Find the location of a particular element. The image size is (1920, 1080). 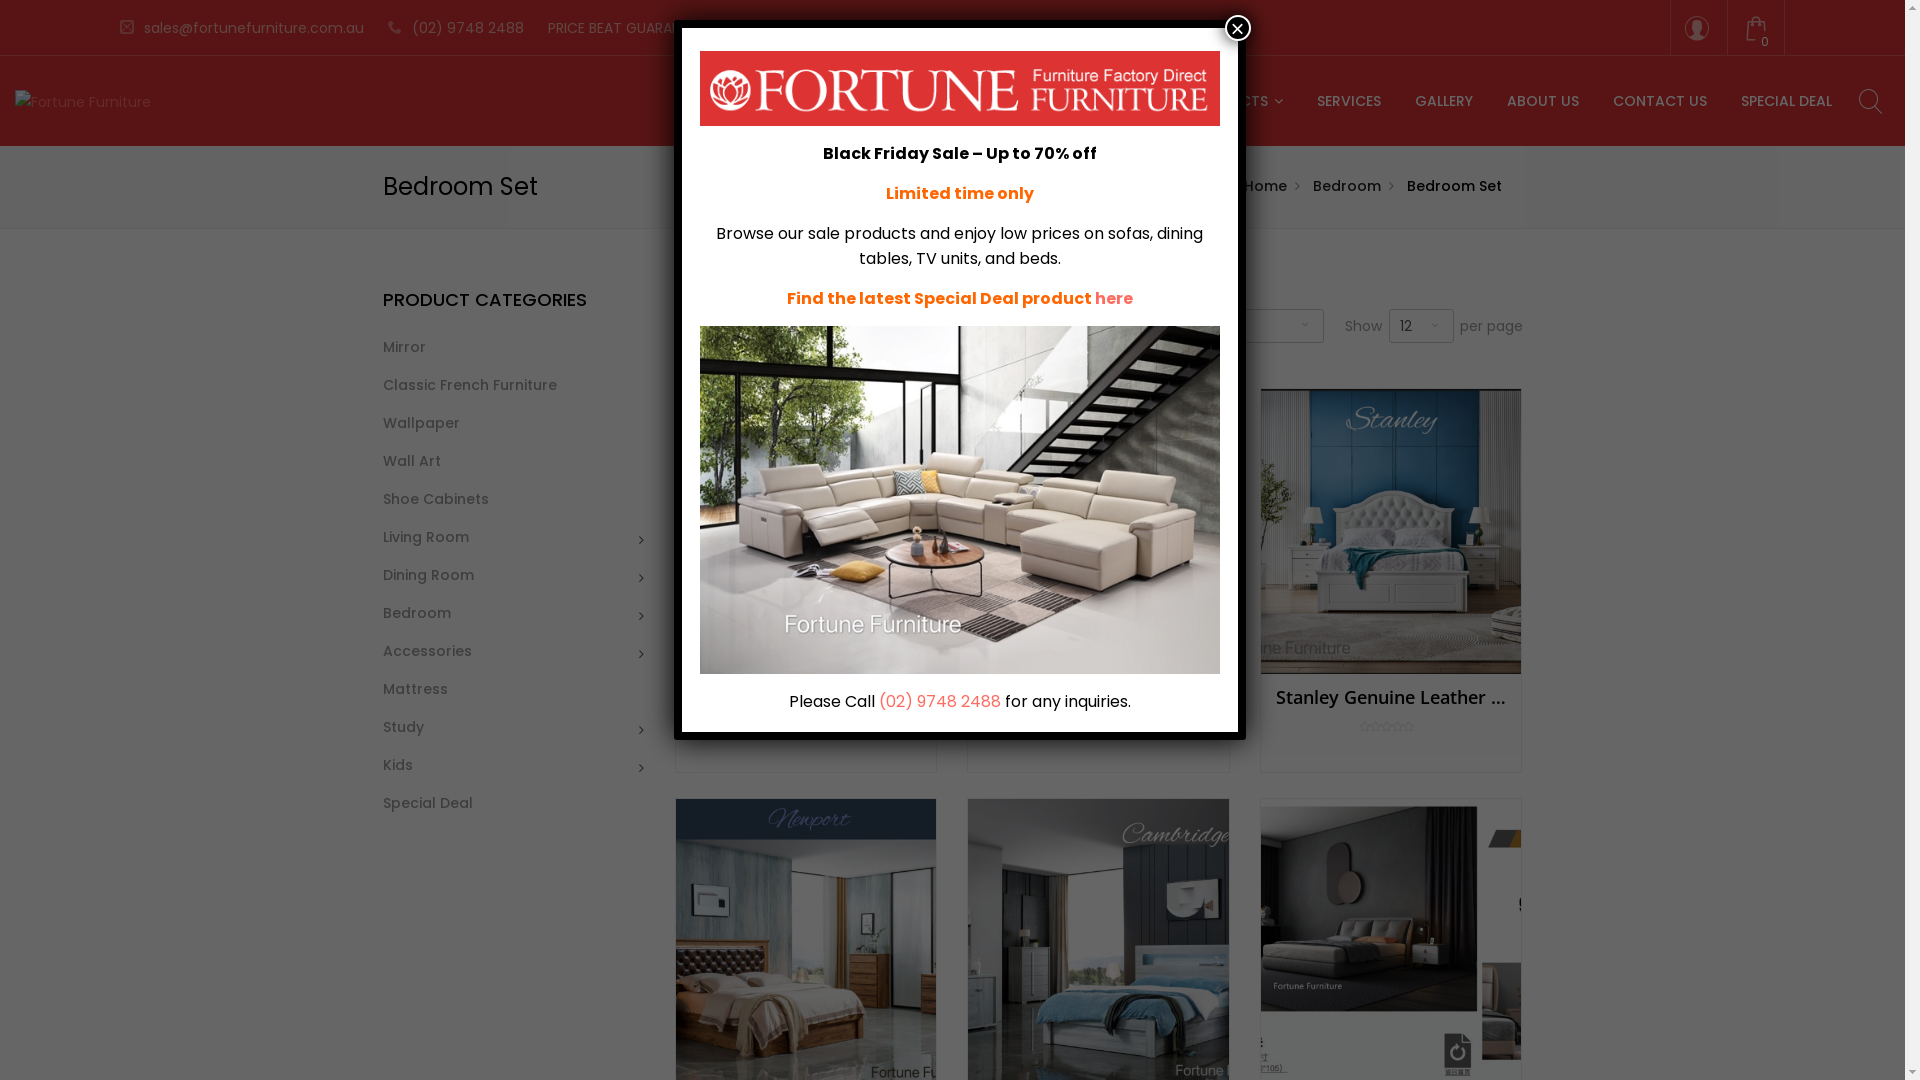

'GALLERY' is located at coordinates (1444, 100).